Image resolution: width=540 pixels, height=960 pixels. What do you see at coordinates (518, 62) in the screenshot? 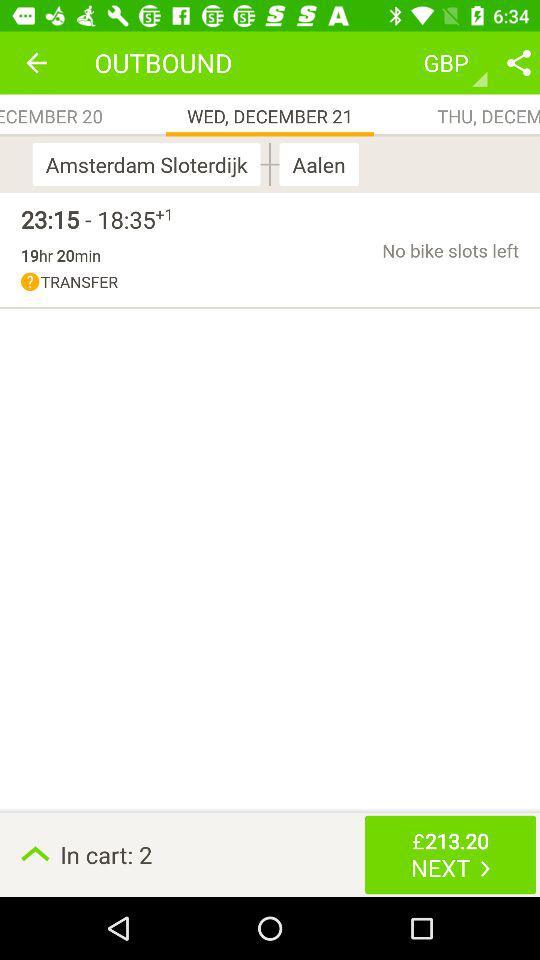
I see `share button` at bounding box center [518, 62].